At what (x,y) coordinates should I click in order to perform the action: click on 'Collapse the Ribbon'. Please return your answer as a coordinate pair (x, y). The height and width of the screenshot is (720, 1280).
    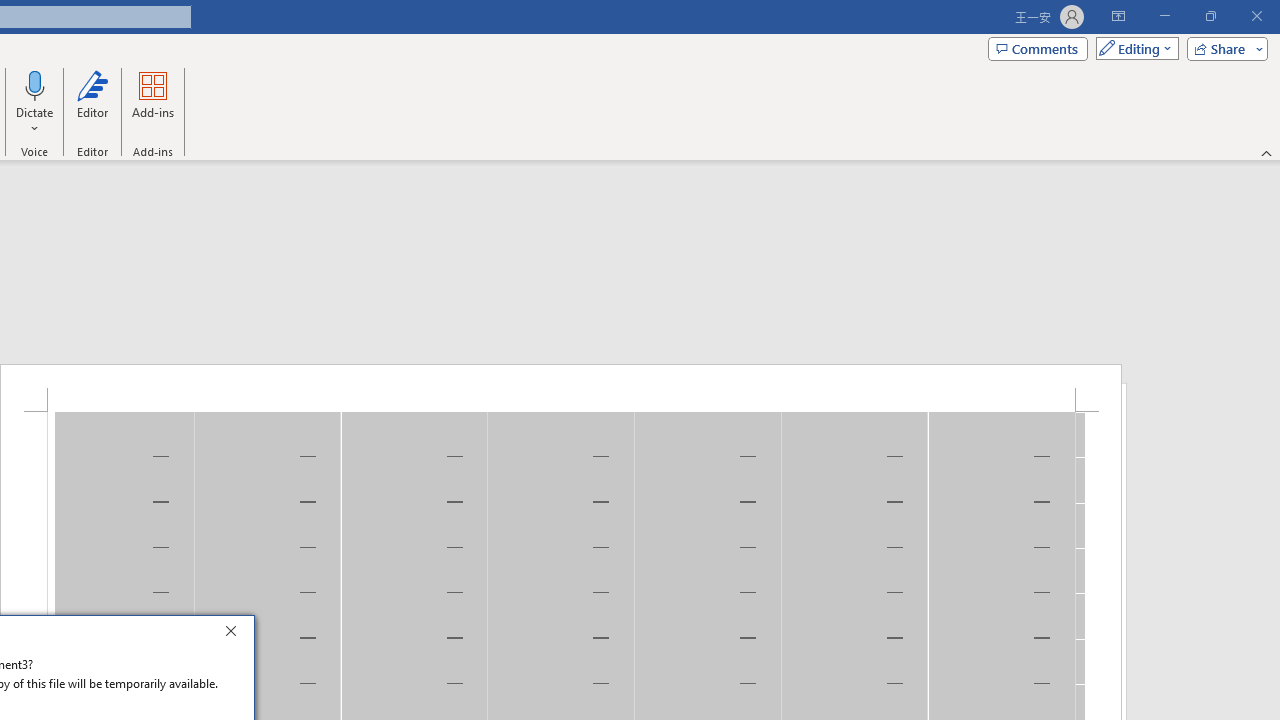
    Looking at the image, I should click on (1266, 152).